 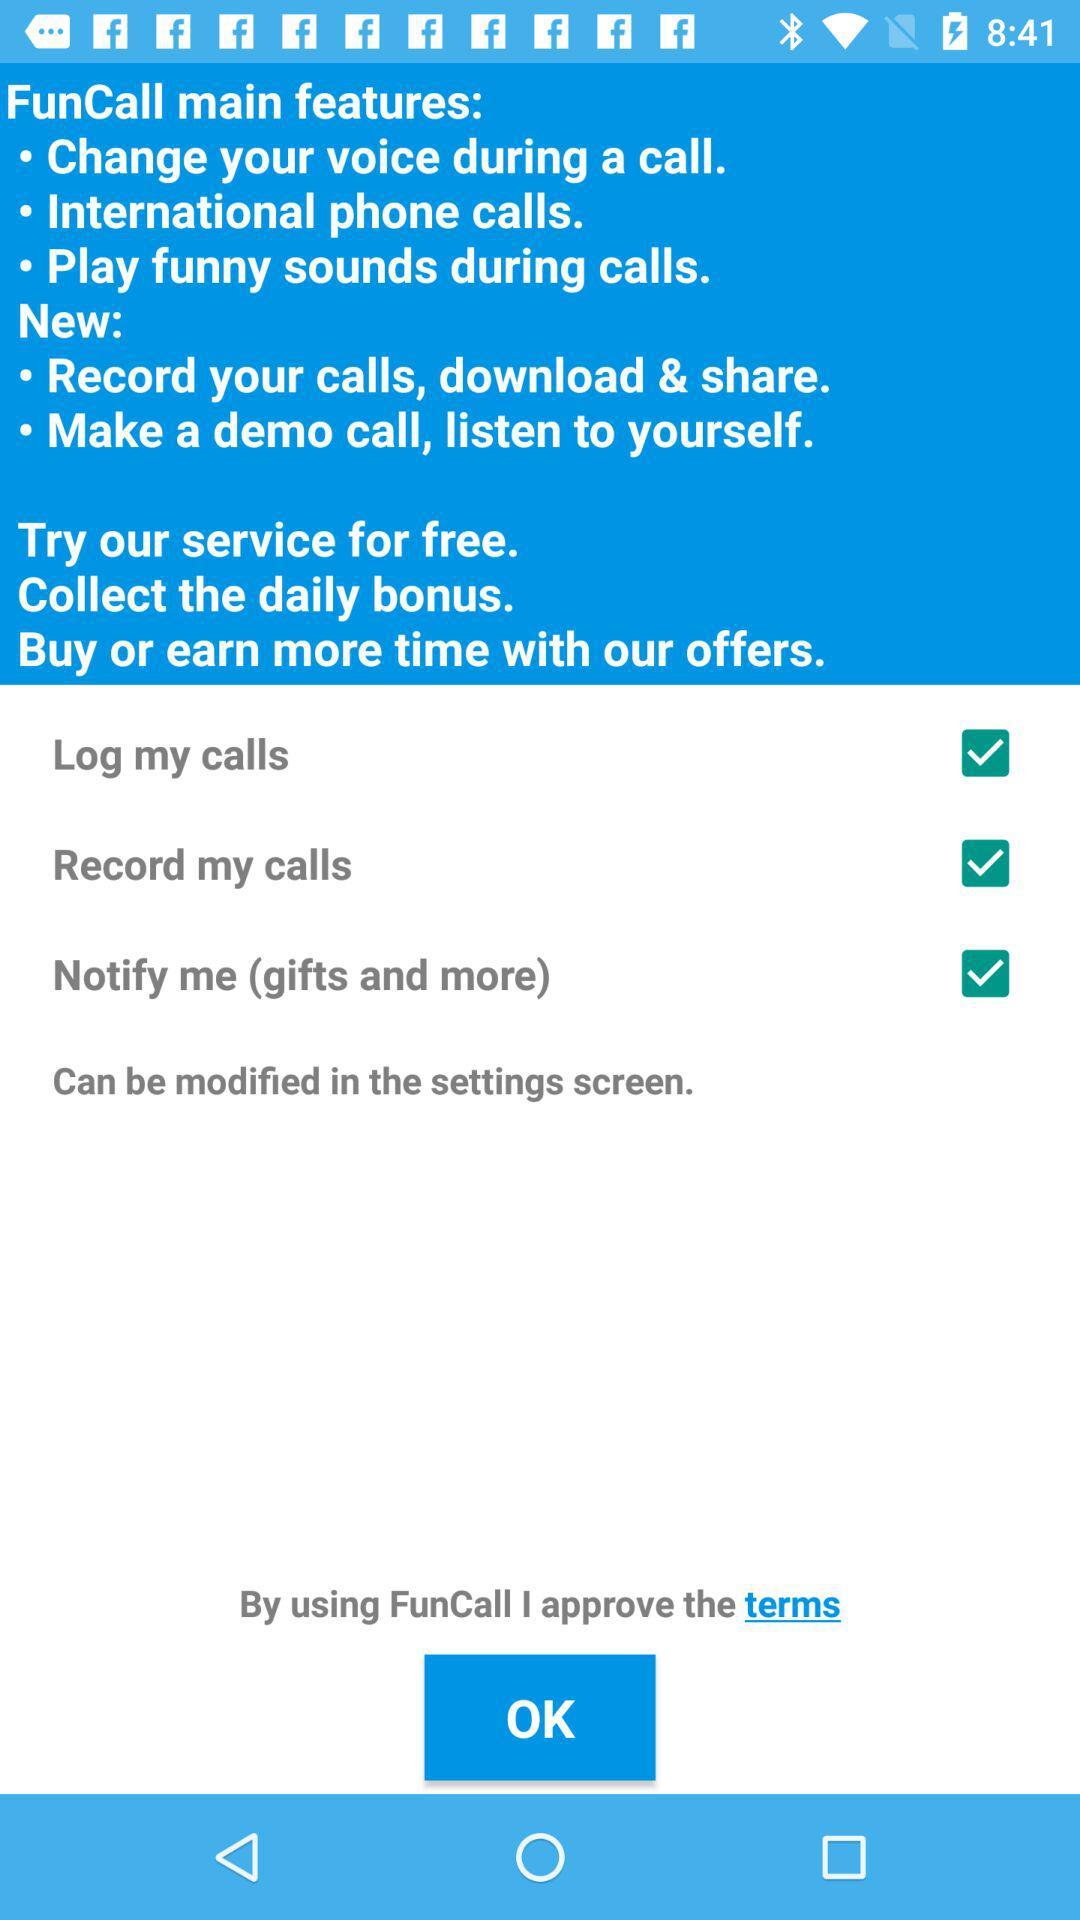 I want to click on notify me gifts, so click(x=540, y=973).